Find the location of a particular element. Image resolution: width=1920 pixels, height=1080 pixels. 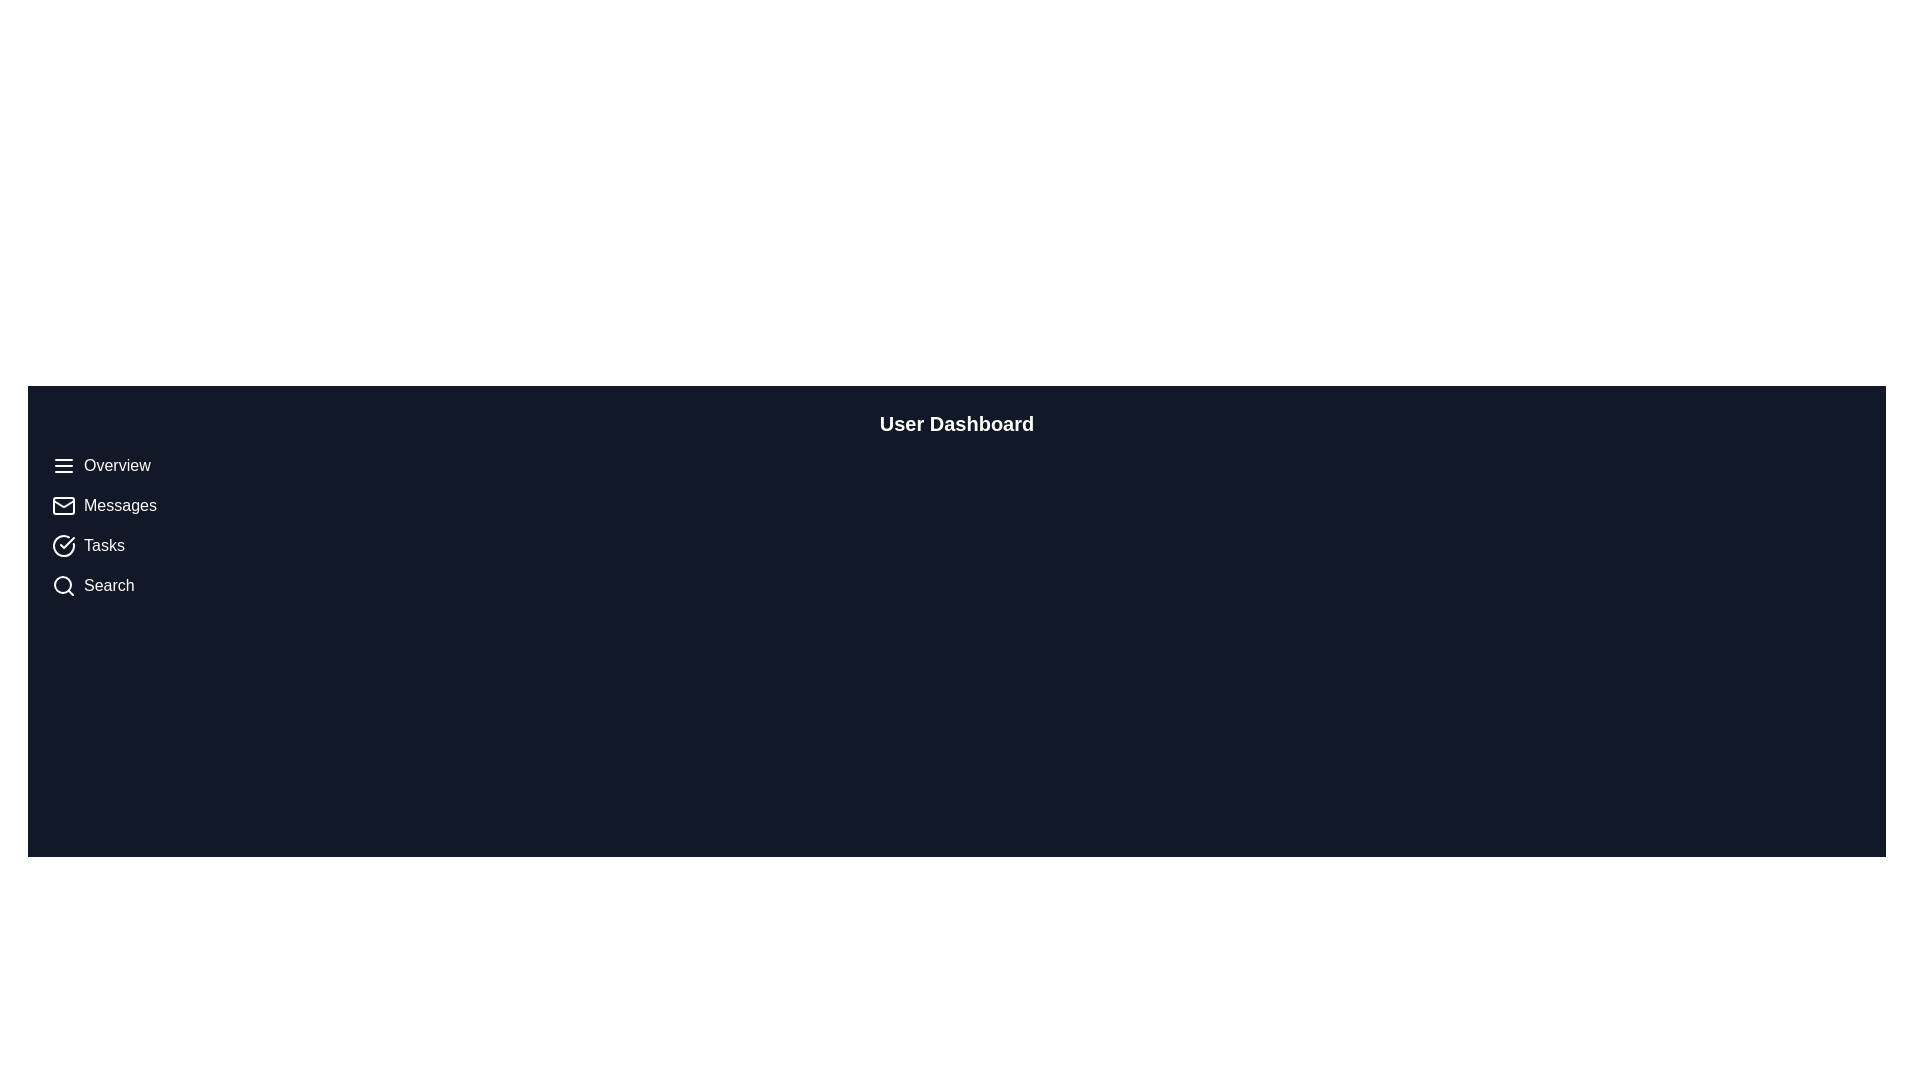

the 'Messages' label, which is a white text label in a vertical navigation bar on the left side, positioned below 'Overview' and above 'Tasks' is located at coordinates (119, 504).